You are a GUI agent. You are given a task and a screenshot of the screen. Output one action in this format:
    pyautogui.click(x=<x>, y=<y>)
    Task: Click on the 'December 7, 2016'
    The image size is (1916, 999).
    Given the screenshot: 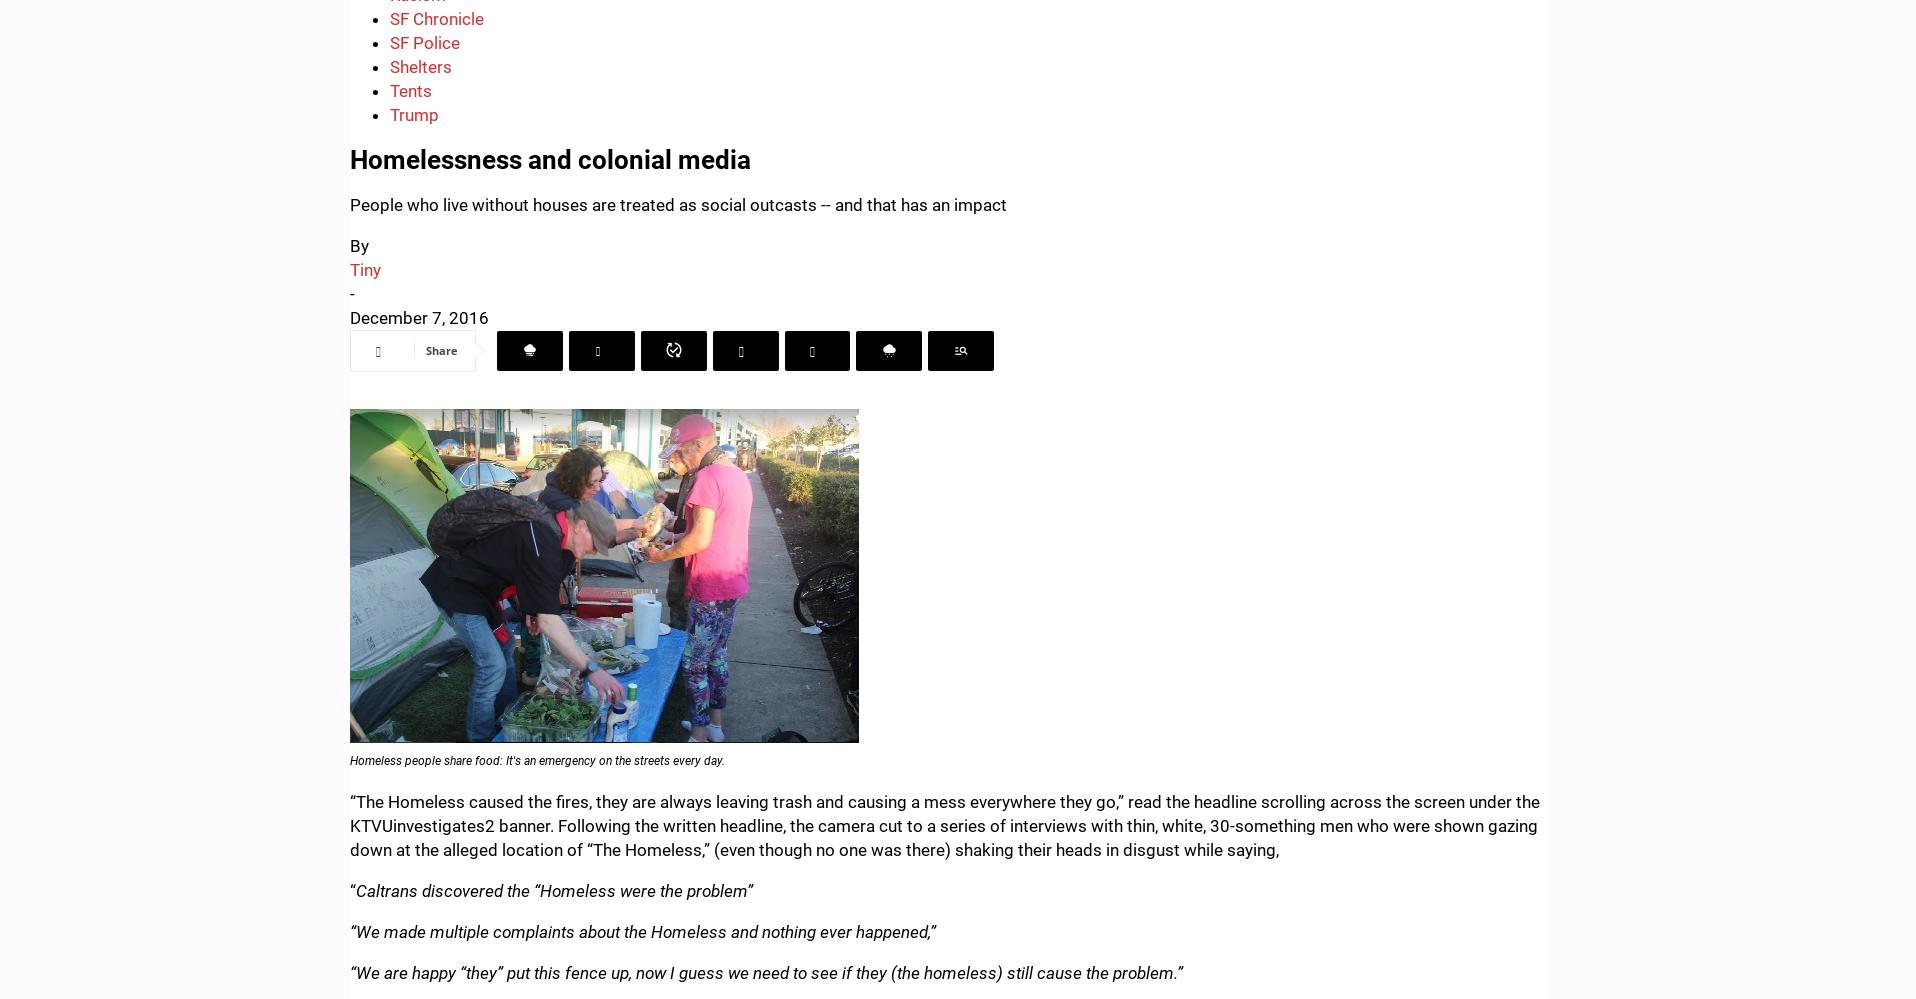 What is the action you would take?
    pyautogui.click(x=419, y=316)
    